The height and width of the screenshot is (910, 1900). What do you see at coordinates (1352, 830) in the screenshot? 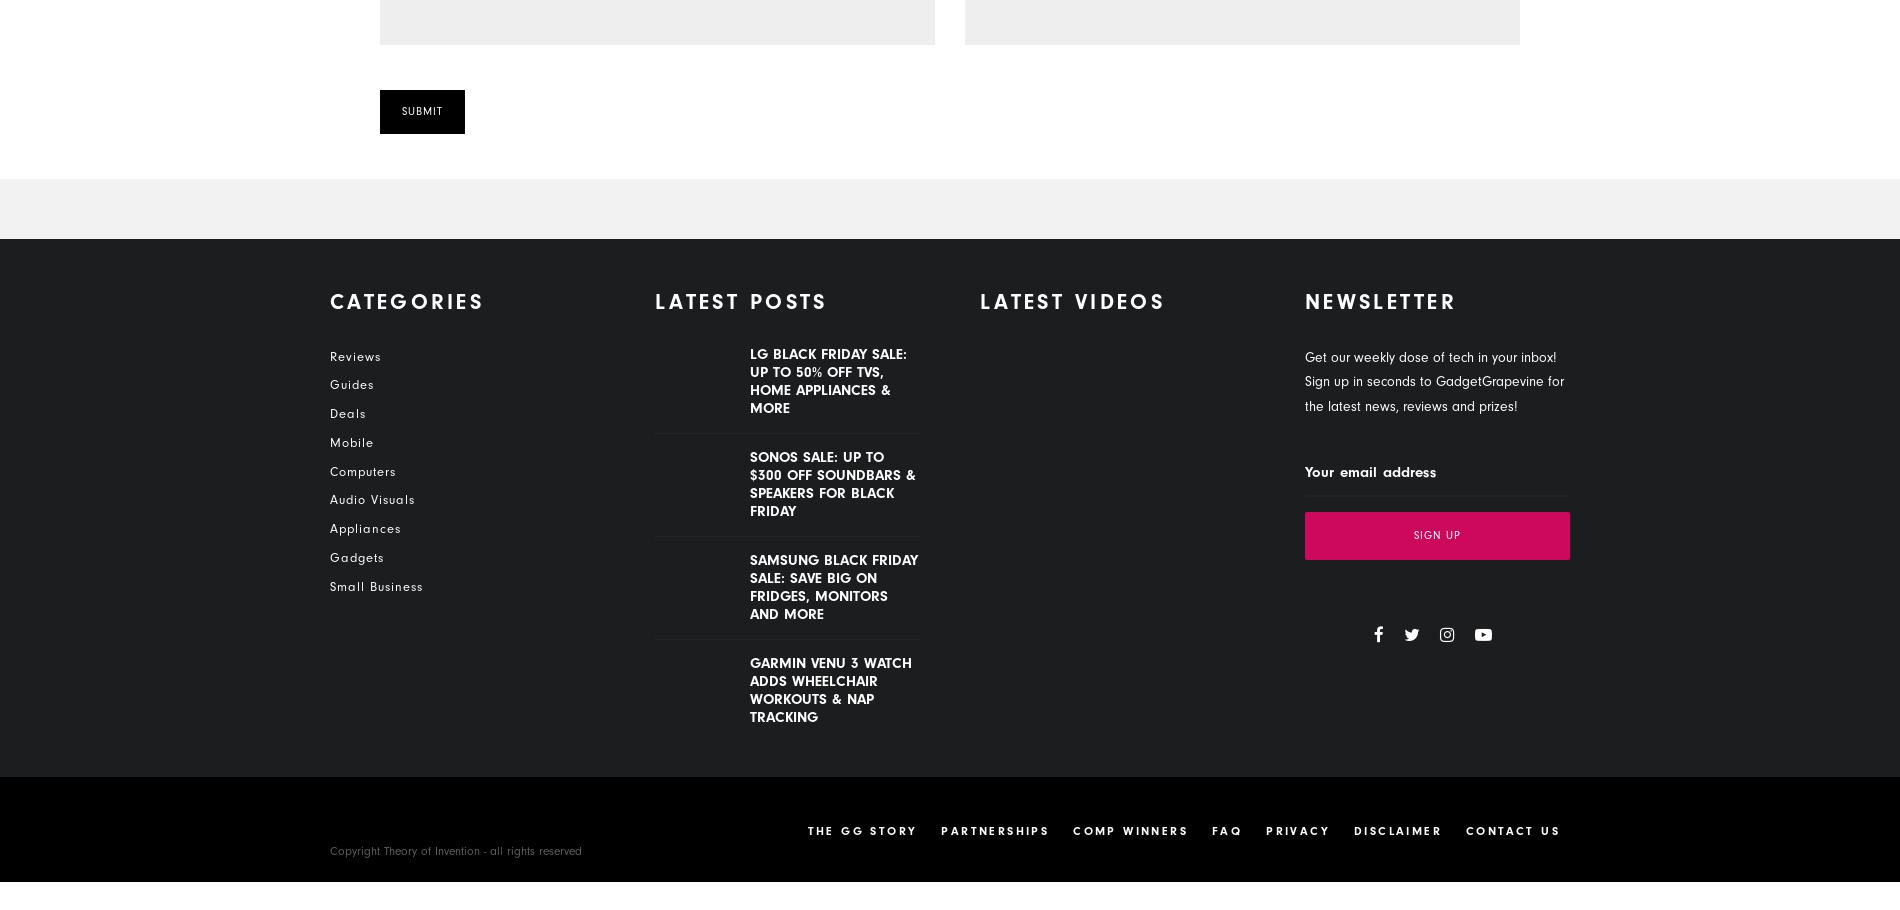
I see `'Disclaimer'` at bounding box center [1352, 830].